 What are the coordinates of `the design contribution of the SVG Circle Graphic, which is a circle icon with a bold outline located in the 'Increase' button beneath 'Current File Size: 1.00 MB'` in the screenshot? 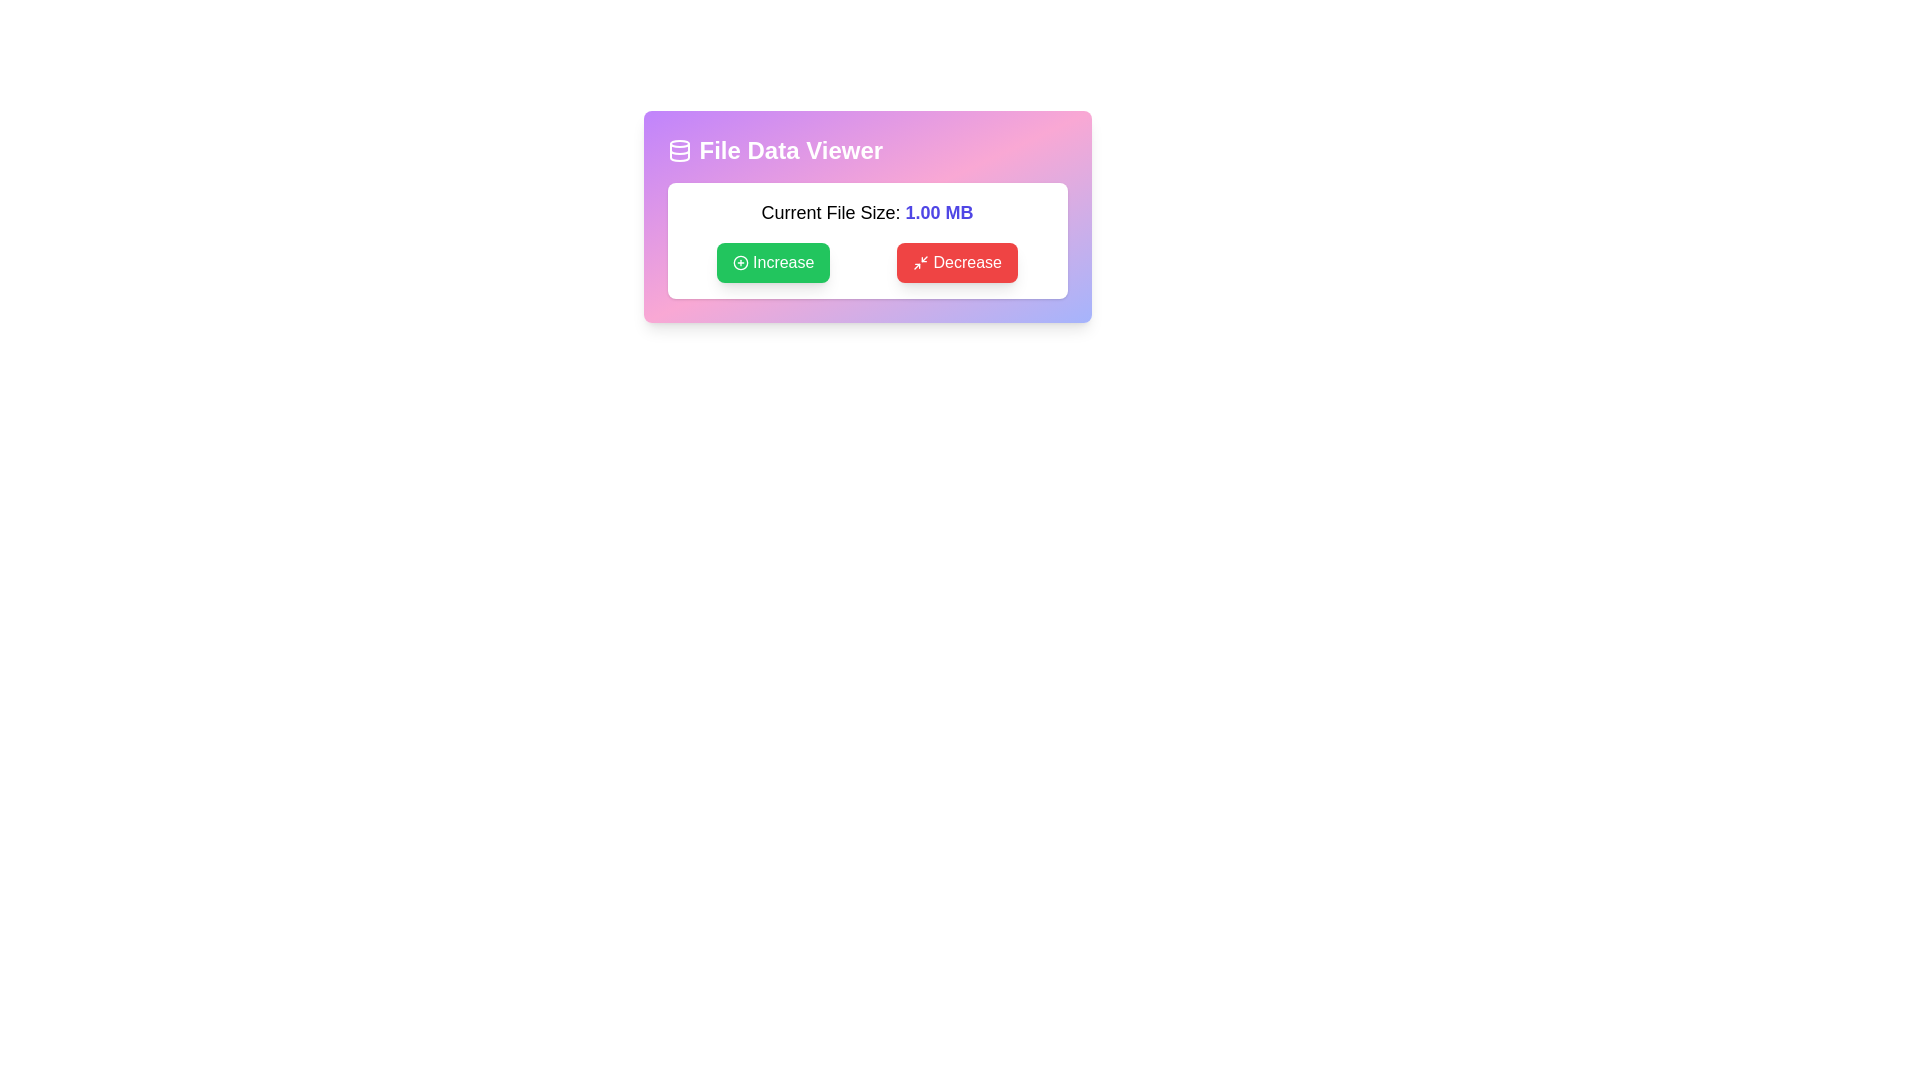 It's located at (740, 261).